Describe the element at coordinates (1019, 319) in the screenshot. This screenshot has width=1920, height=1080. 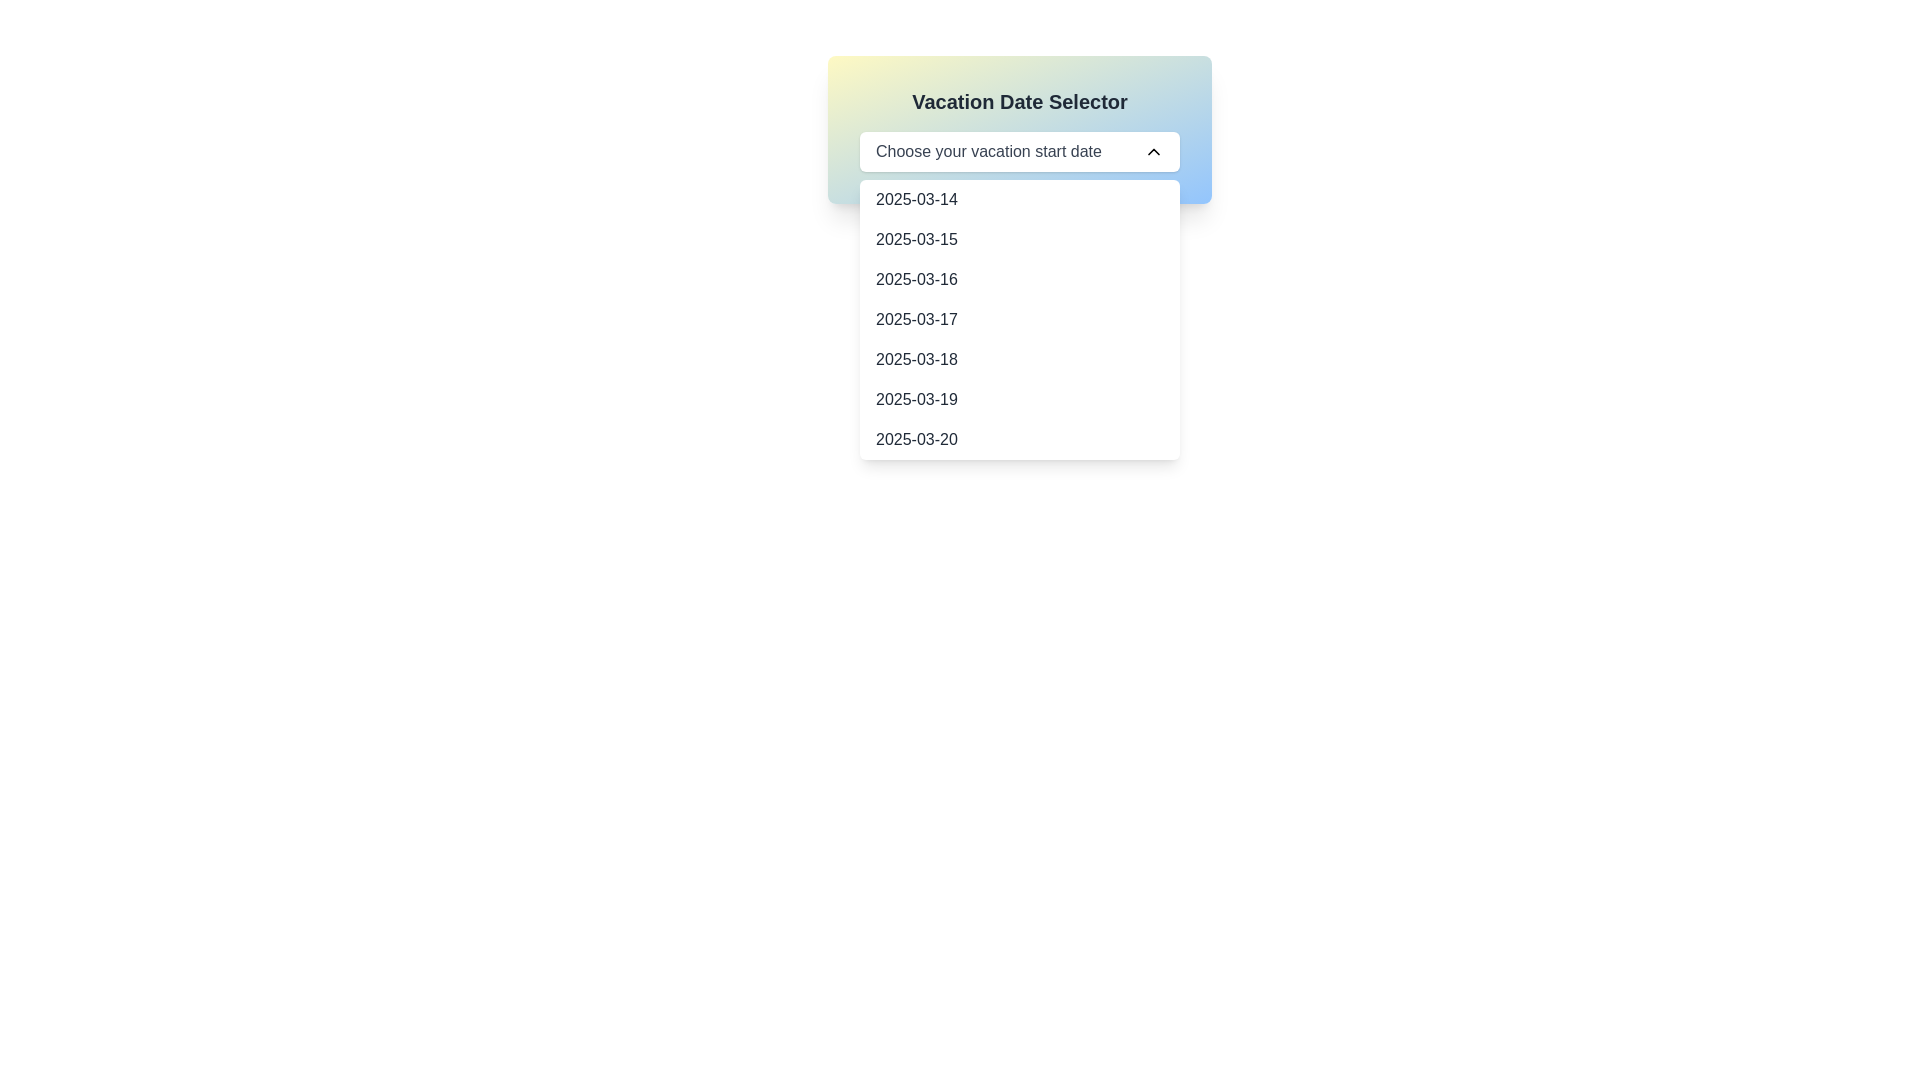
I see `the fourth item in the dropdown menu representing a selectable date, situated between '2025-03-16' and '2025-03-18' under the 'Vacation Date Selector'` at that location.